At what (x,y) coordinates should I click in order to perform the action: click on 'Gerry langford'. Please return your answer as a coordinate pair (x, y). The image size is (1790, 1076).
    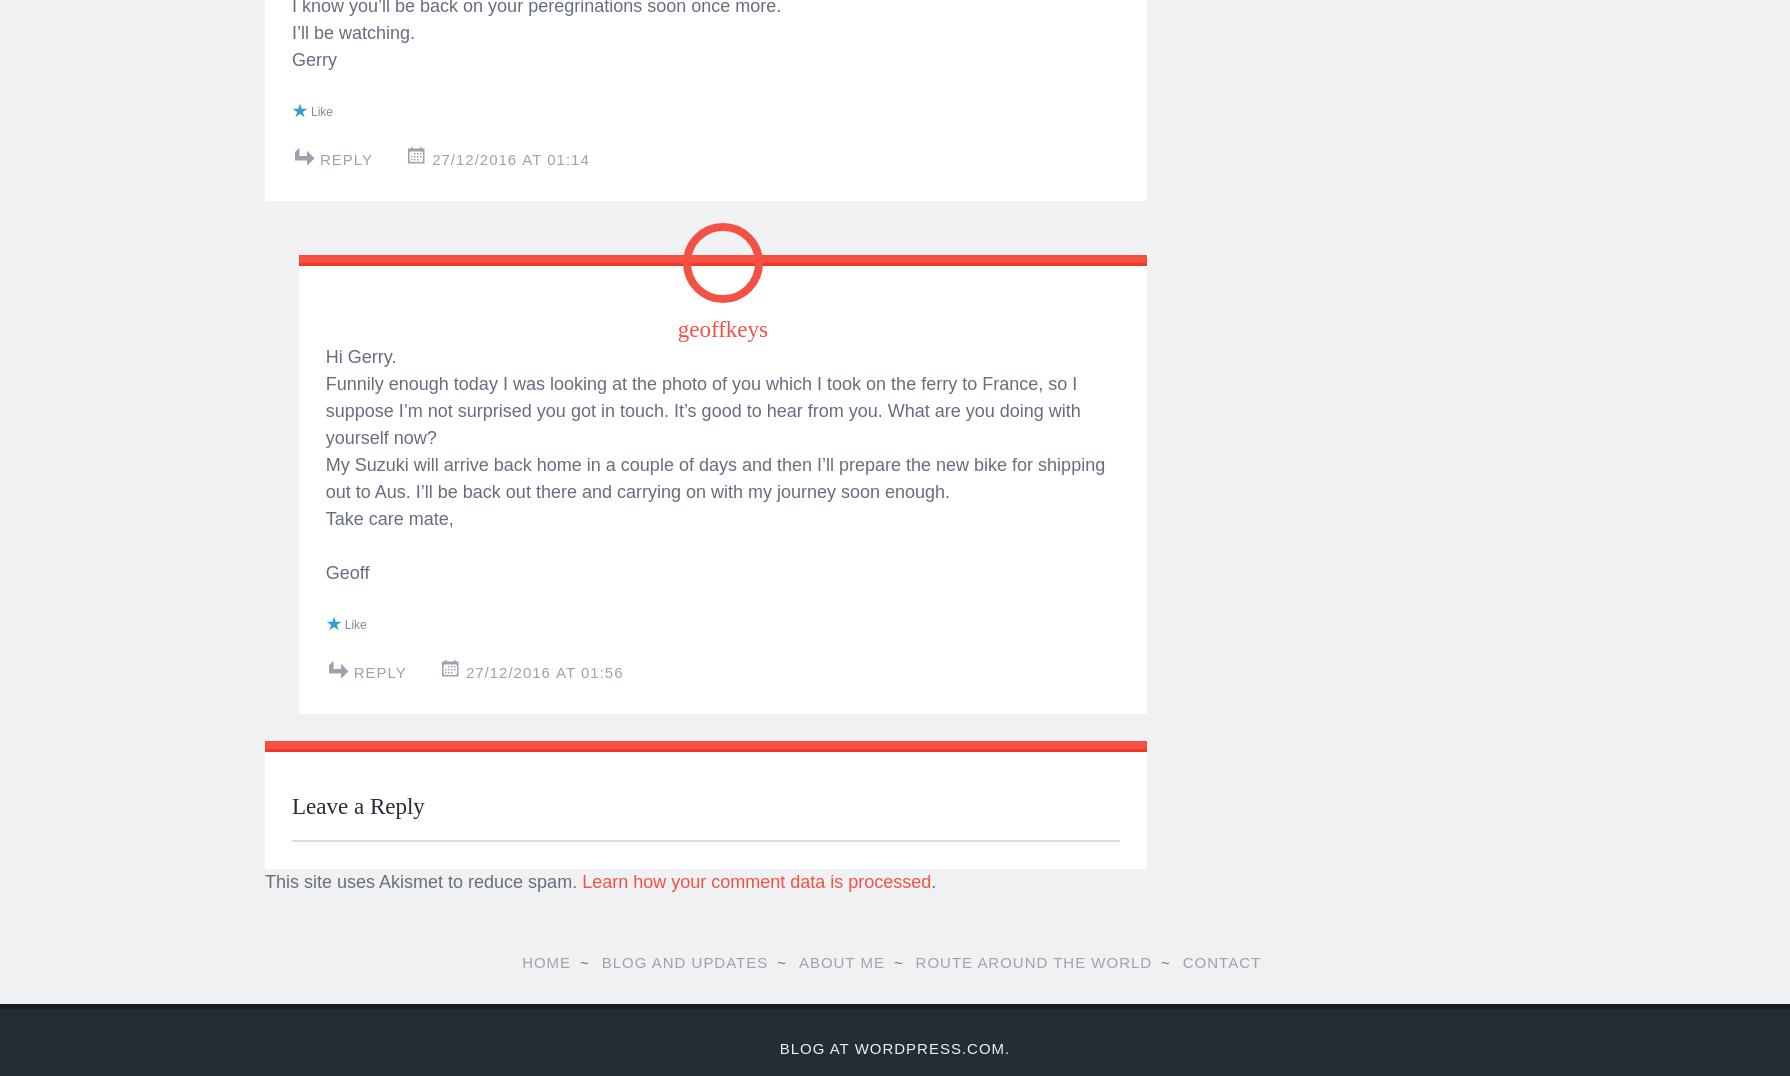
    Looking at the image, I should click on (636, 537).